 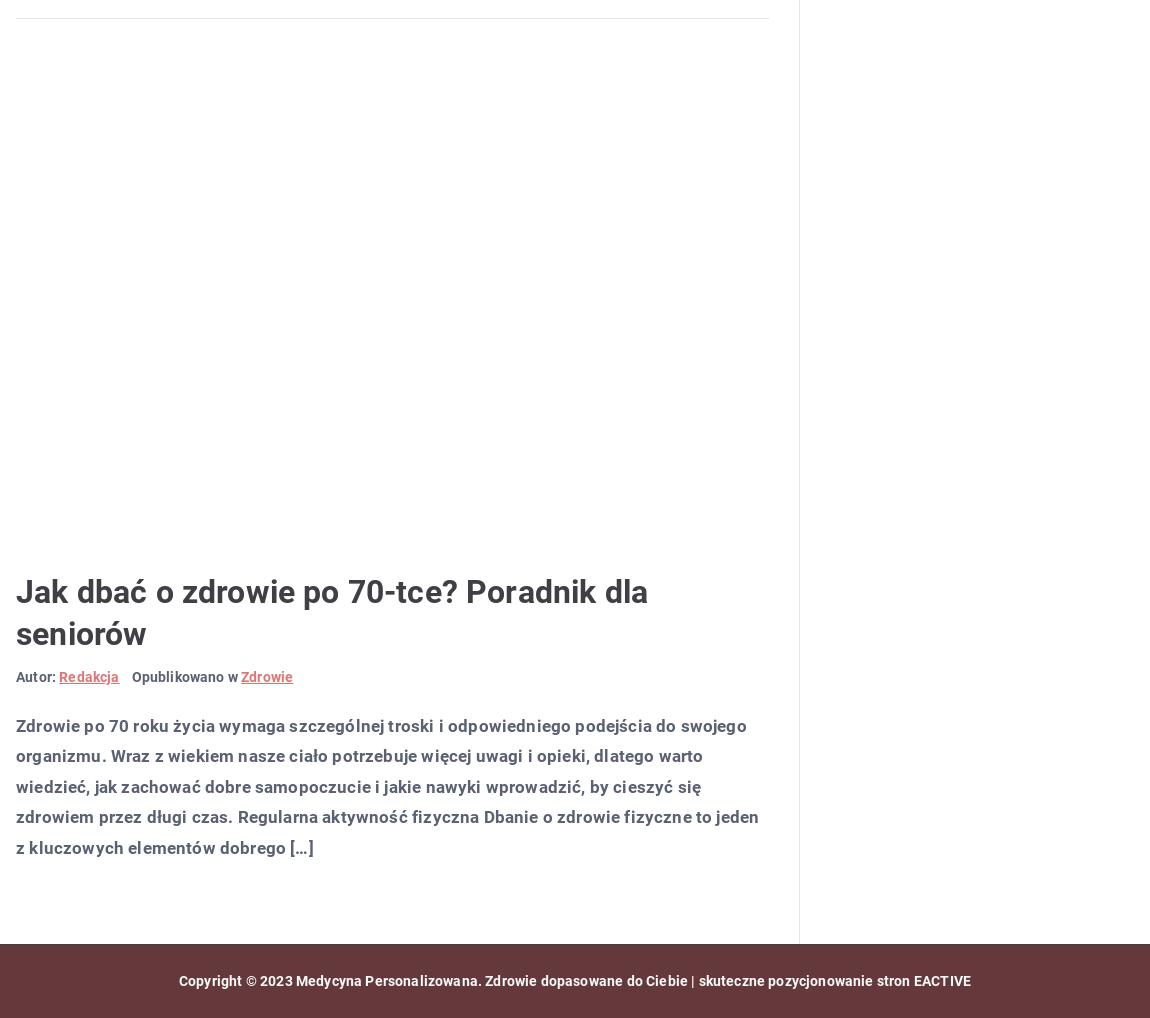 What do you see at coordinates (802, 980) in the screenshot?
I see `'skuteczne pozycjonowanie stron'` at bounding box center [802, 980].